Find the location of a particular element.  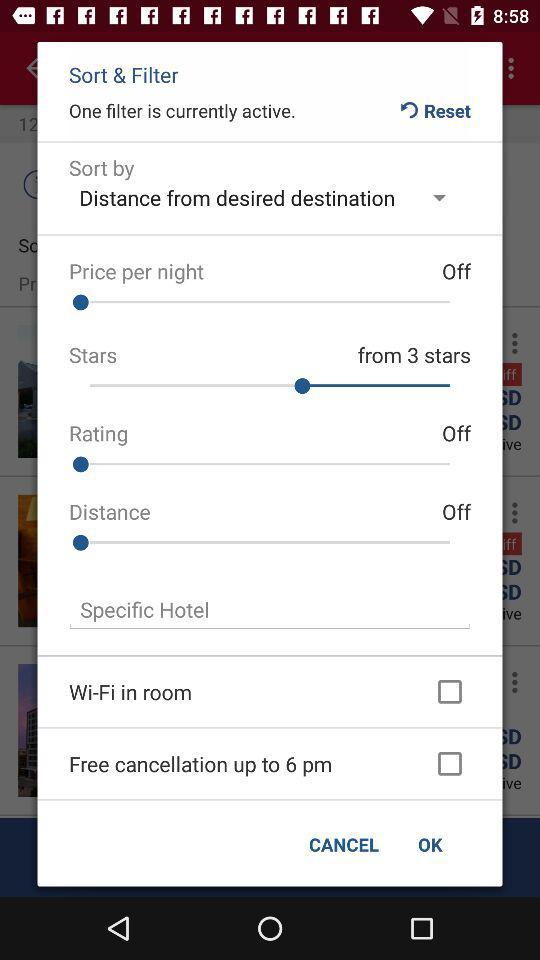

input text is located at coordinates (270, 608).